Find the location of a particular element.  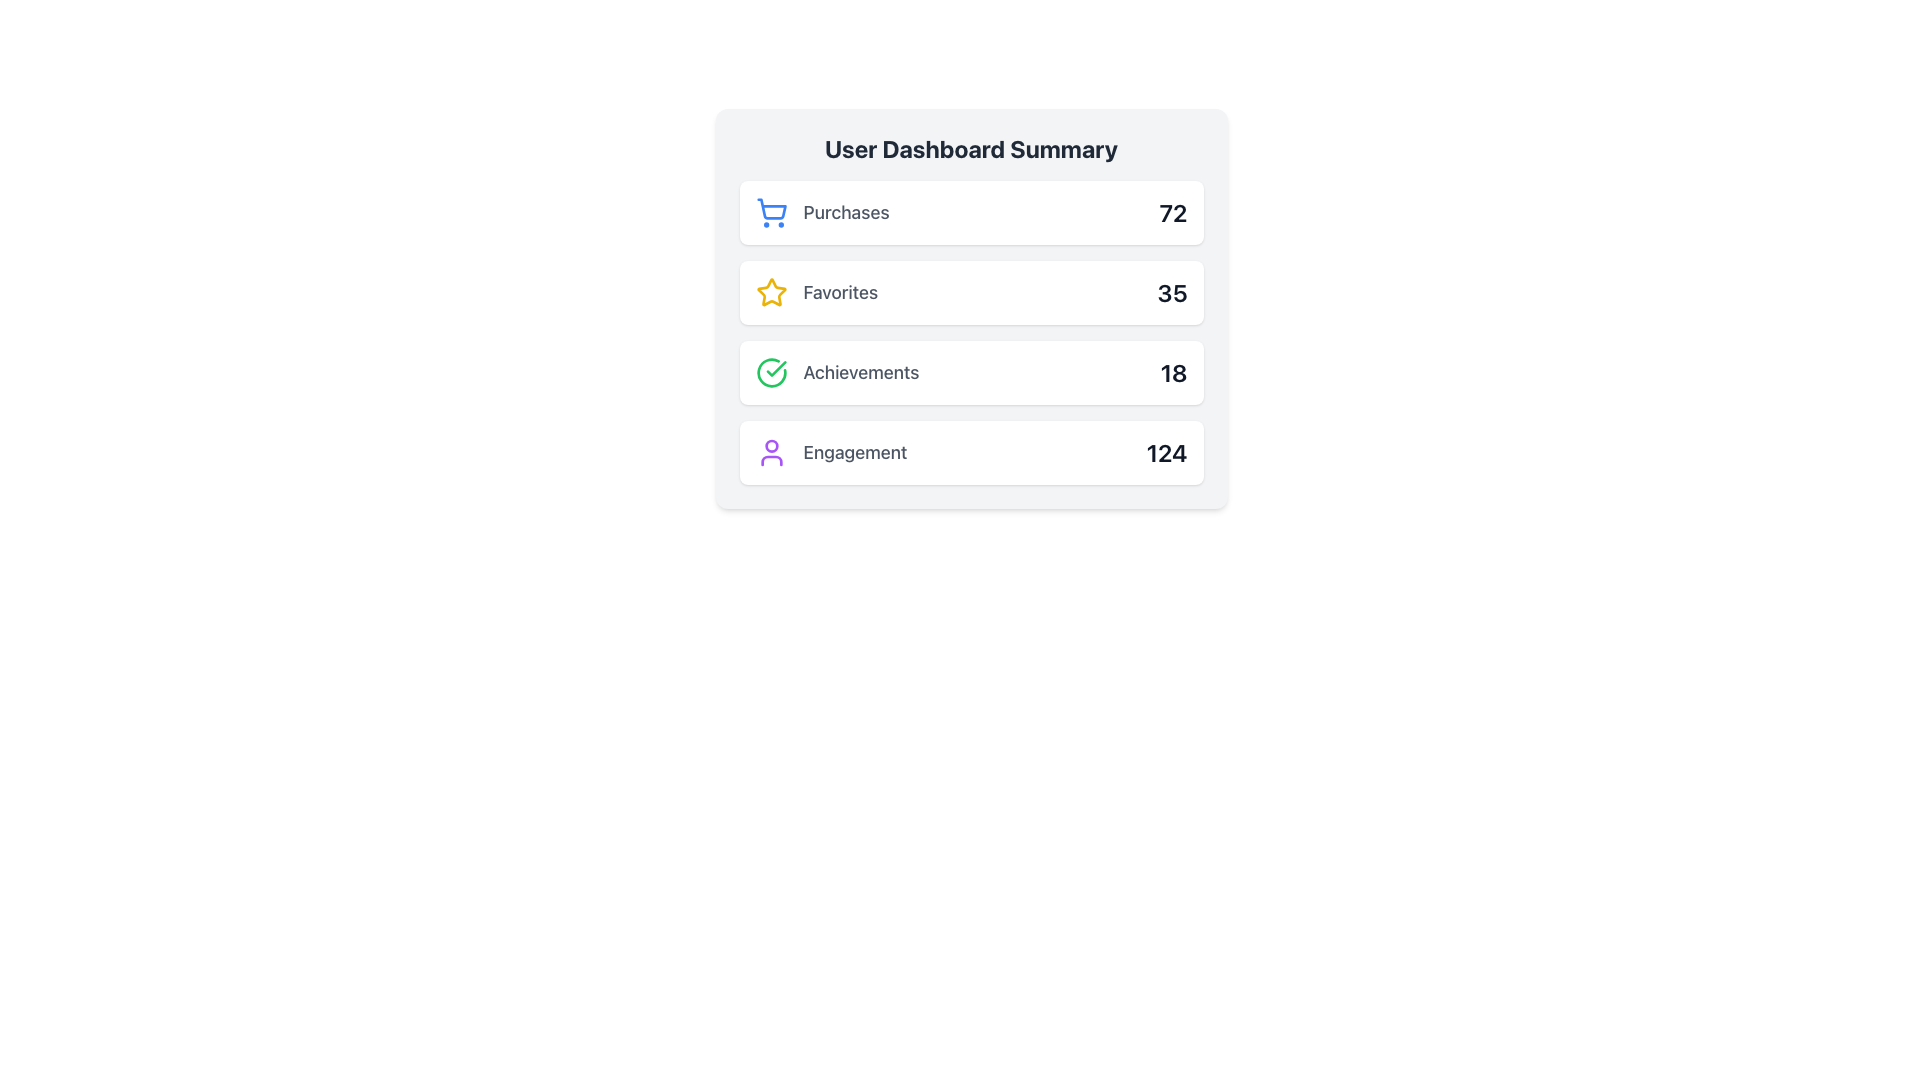

the 'Favorites' star icon located in the 'User Dashboard Summary' section, positioned to the left of the text 'Favorites' is located at coordinates (770, 292).